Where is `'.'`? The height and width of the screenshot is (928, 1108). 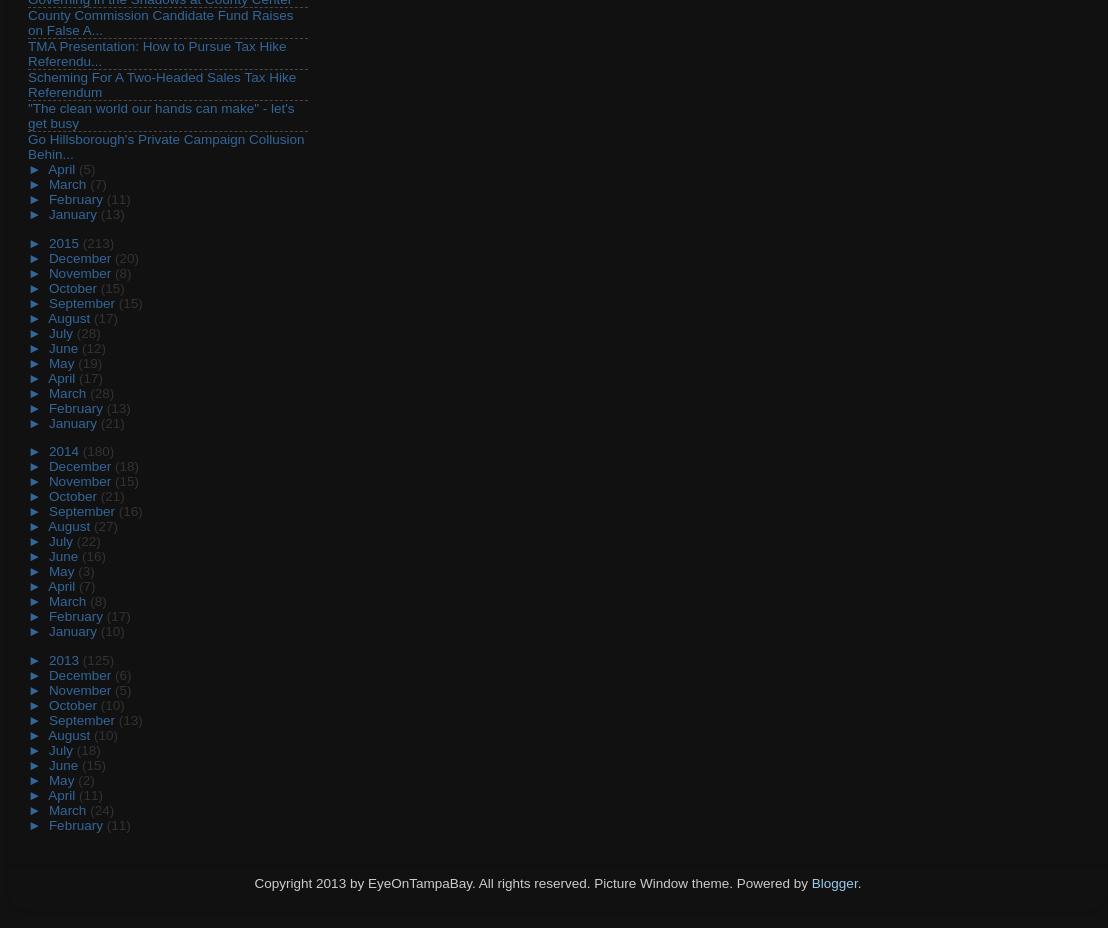
'.' is located at coordinates (859, 883).